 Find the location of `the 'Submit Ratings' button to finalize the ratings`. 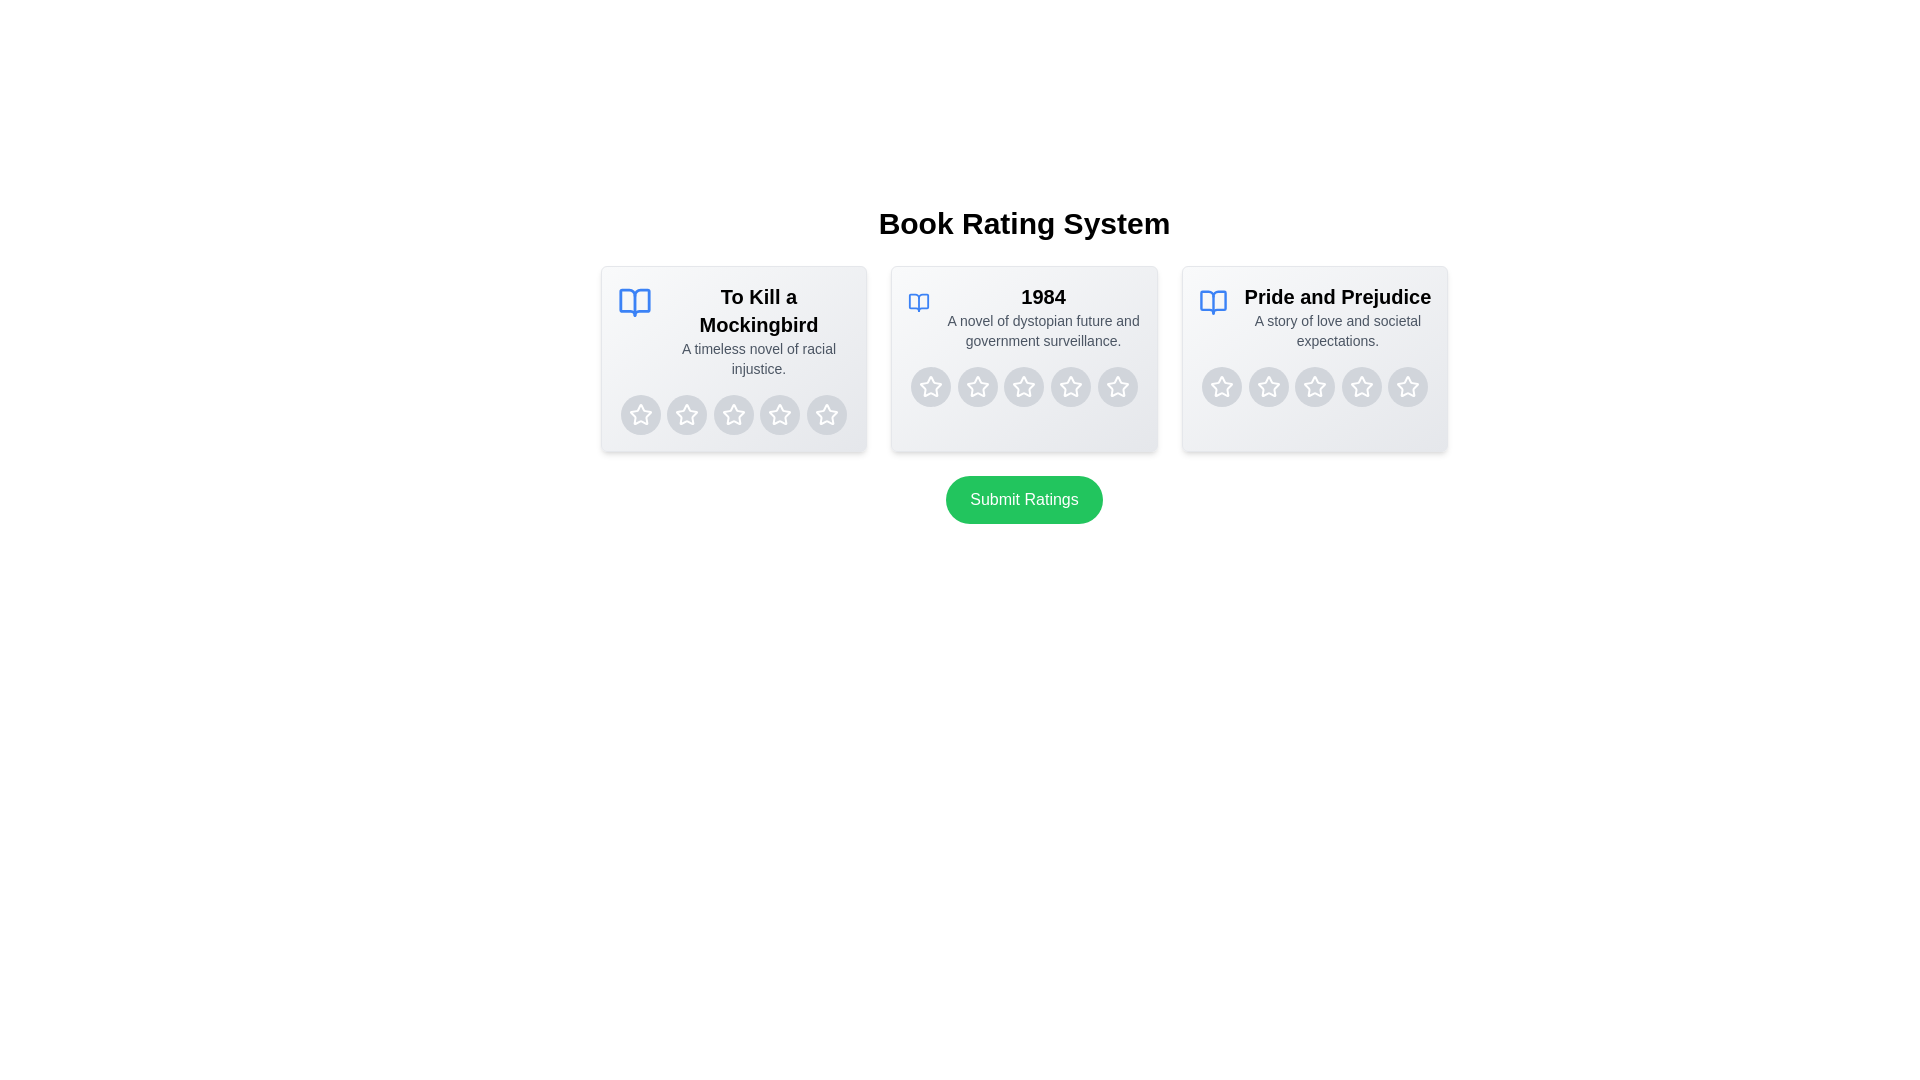

the 'Submit Ratings' button to finalize the ratings is located at coordinates (1024, 499).